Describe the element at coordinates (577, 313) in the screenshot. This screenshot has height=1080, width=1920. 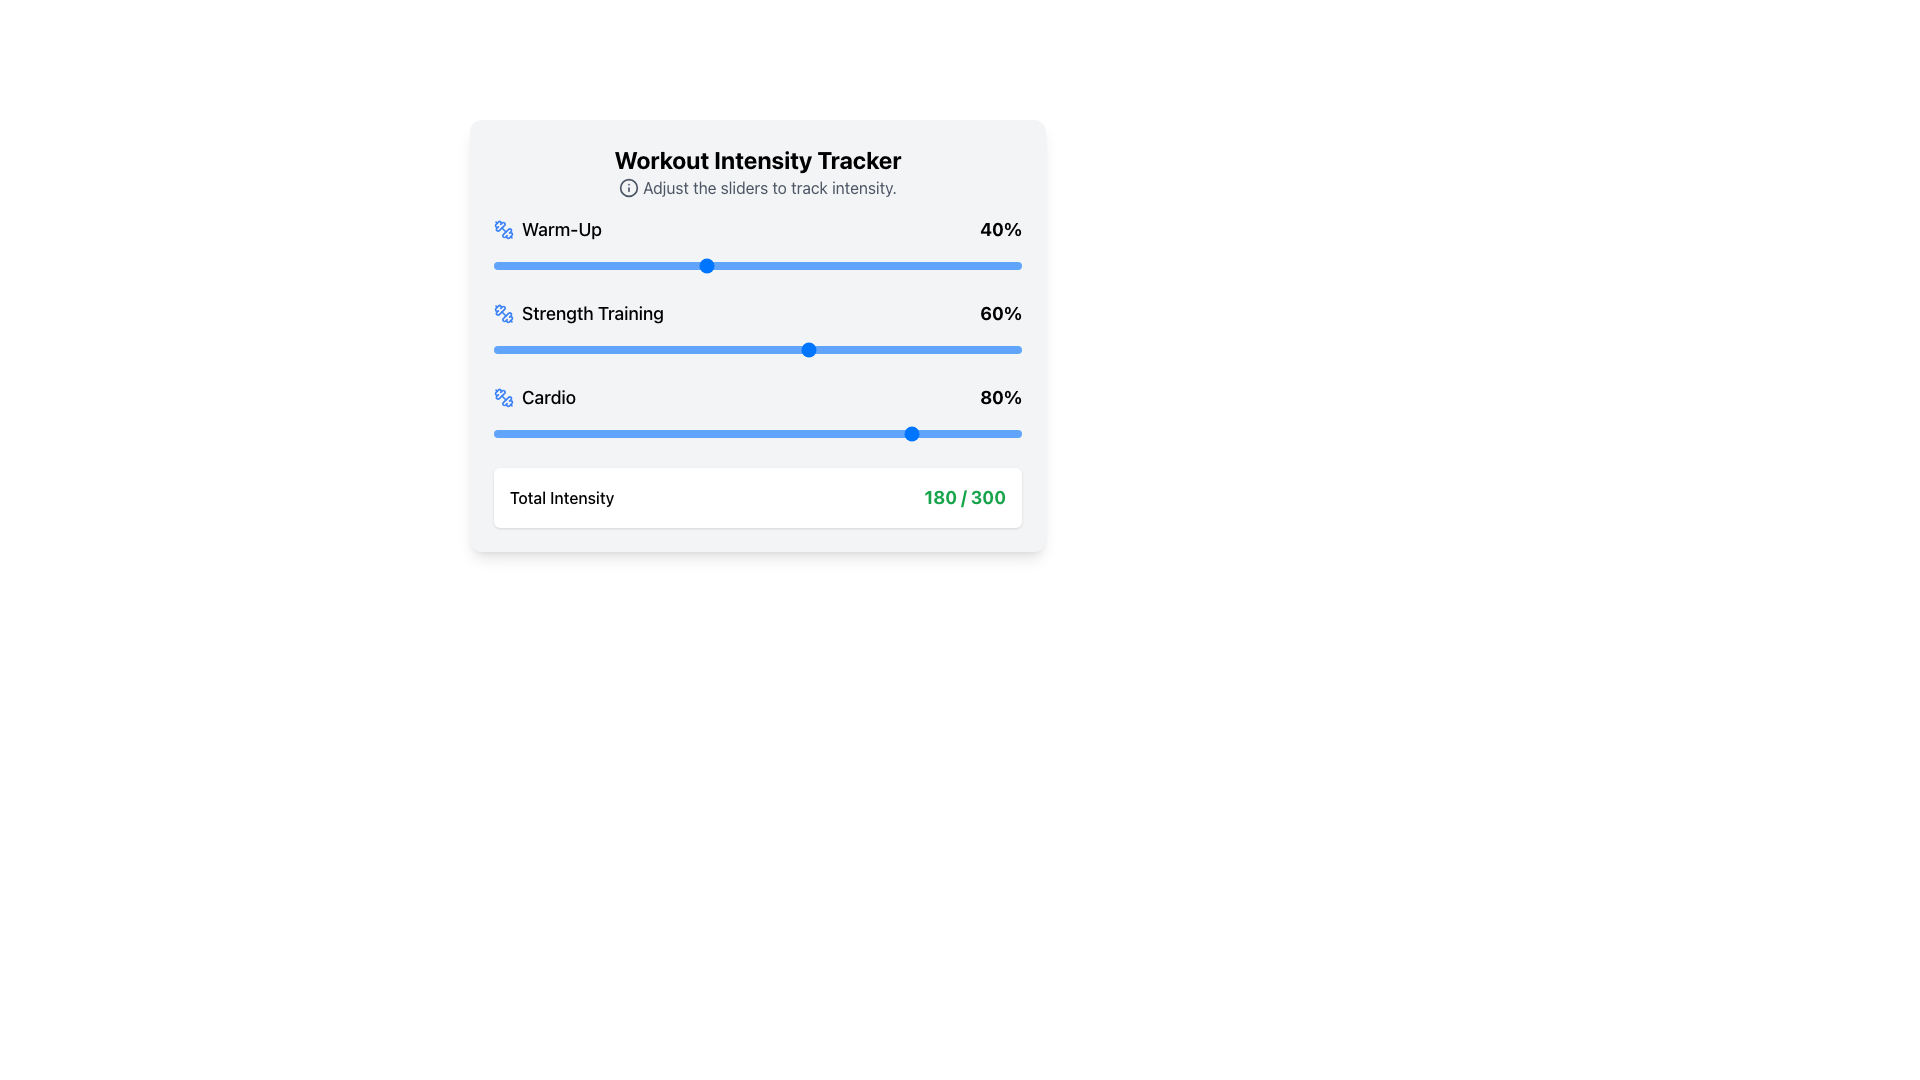
I see `the 'Strength Training' category label, which is the second label in a vertical list of options, to interact with it` at that location.